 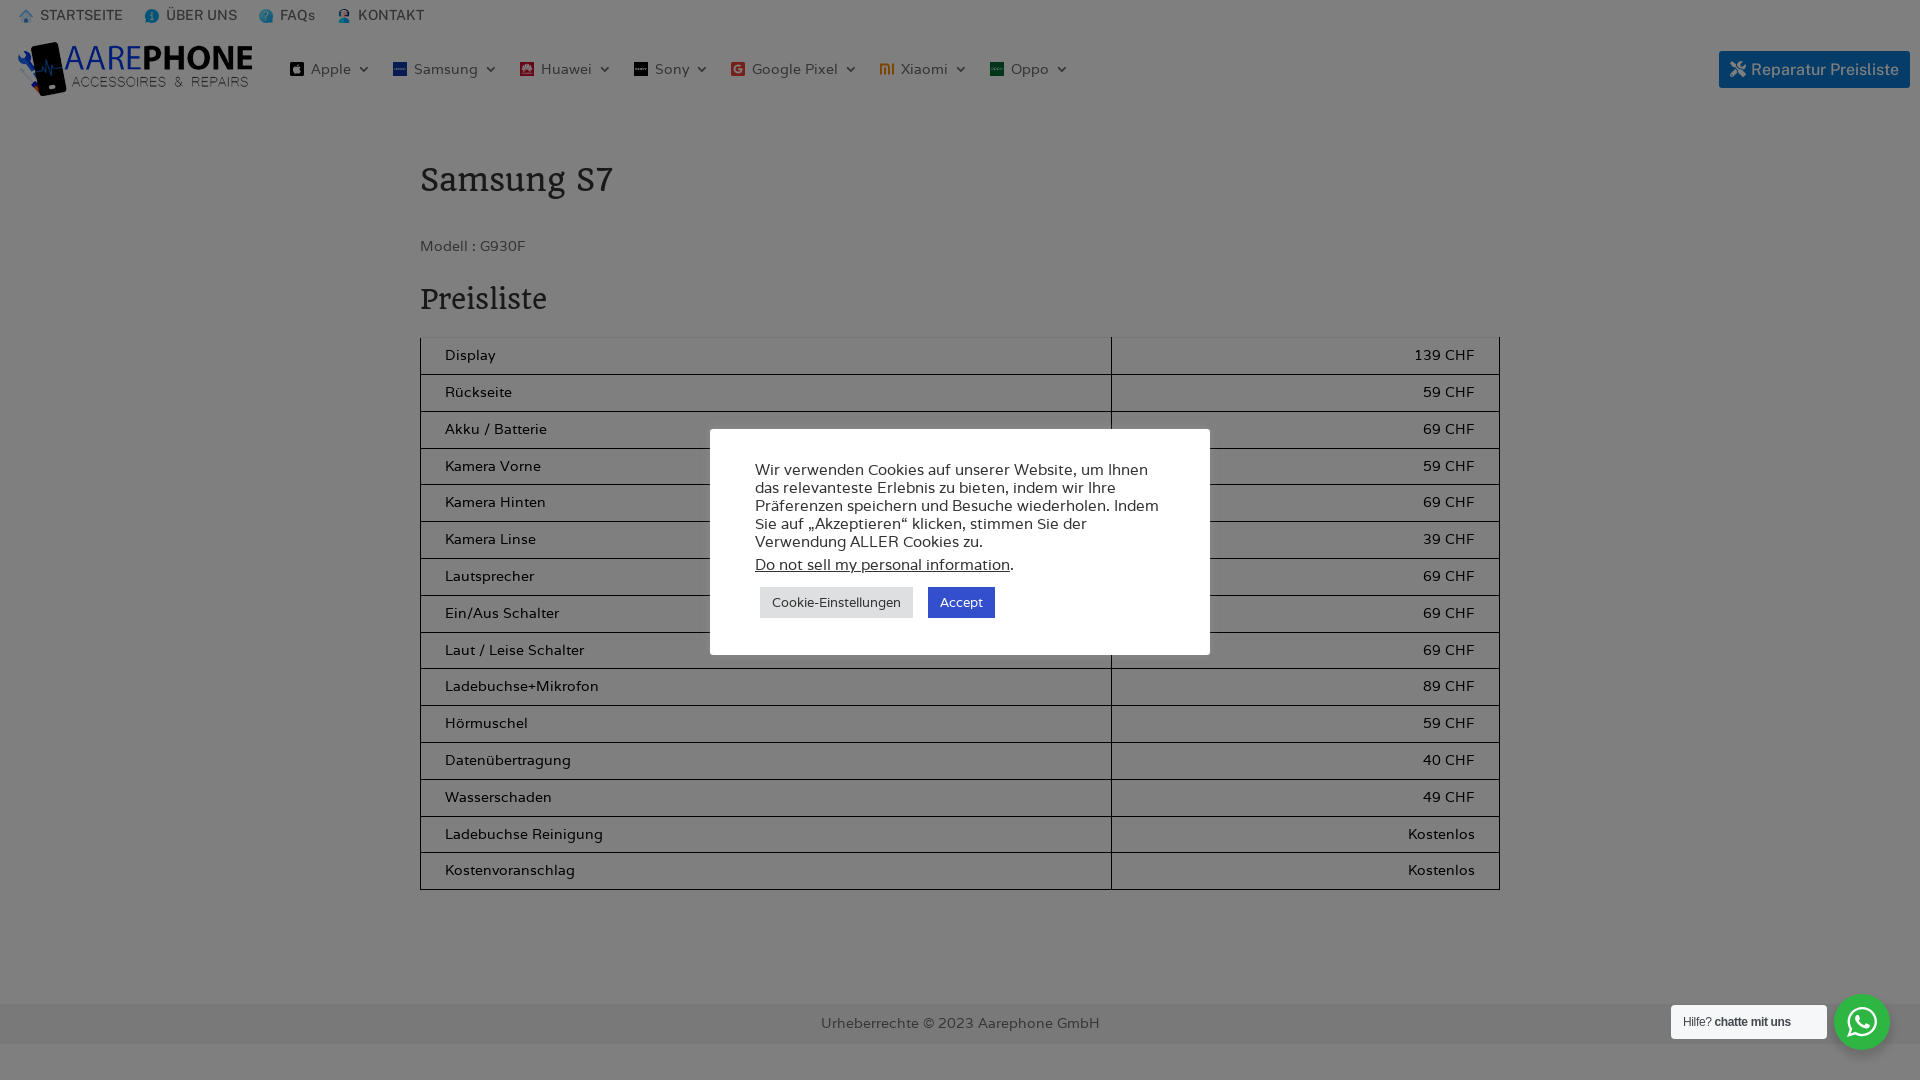 What do you see at coordinates (380, 19) in the screenshot?
I see `'KONTAKT'` at bounding box center [380, 19].